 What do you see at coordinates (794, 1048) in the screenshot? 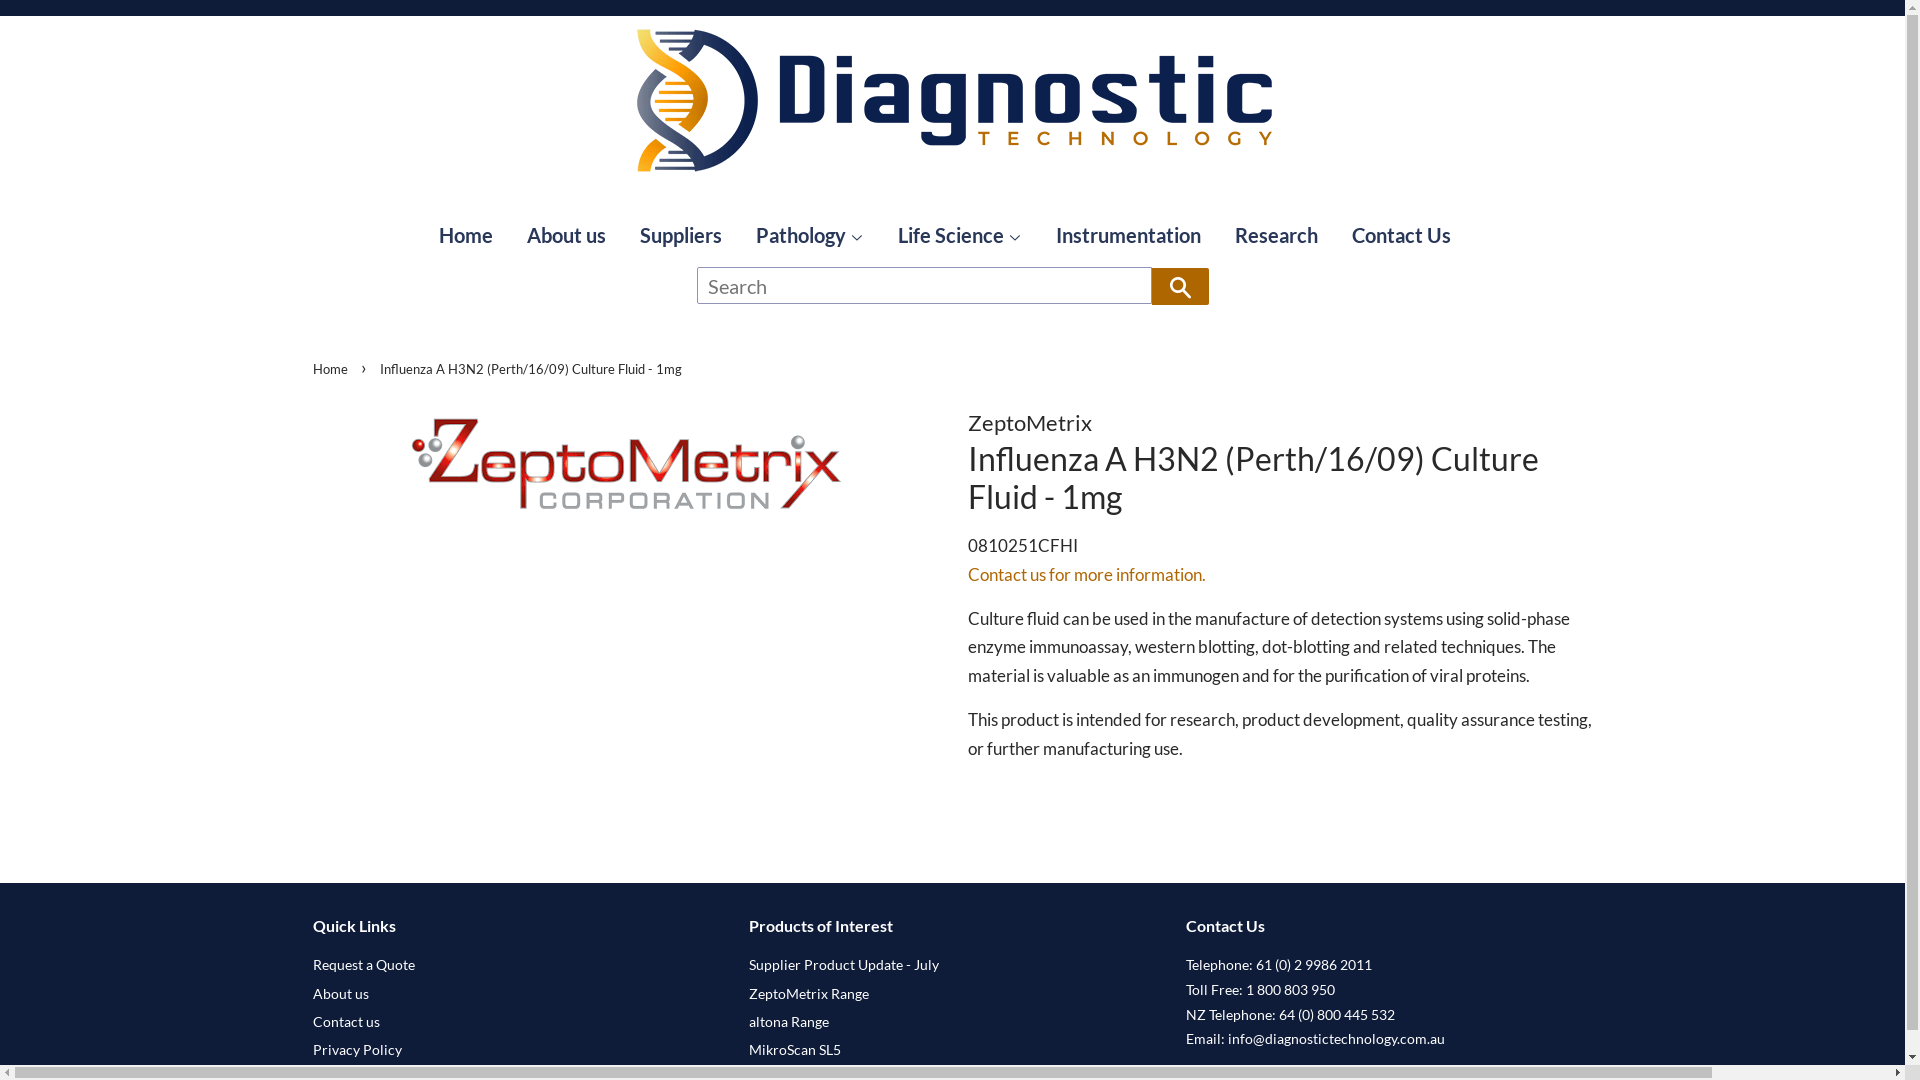
I see `'MikroScan SL5'` at bounding box center [794, 1048].